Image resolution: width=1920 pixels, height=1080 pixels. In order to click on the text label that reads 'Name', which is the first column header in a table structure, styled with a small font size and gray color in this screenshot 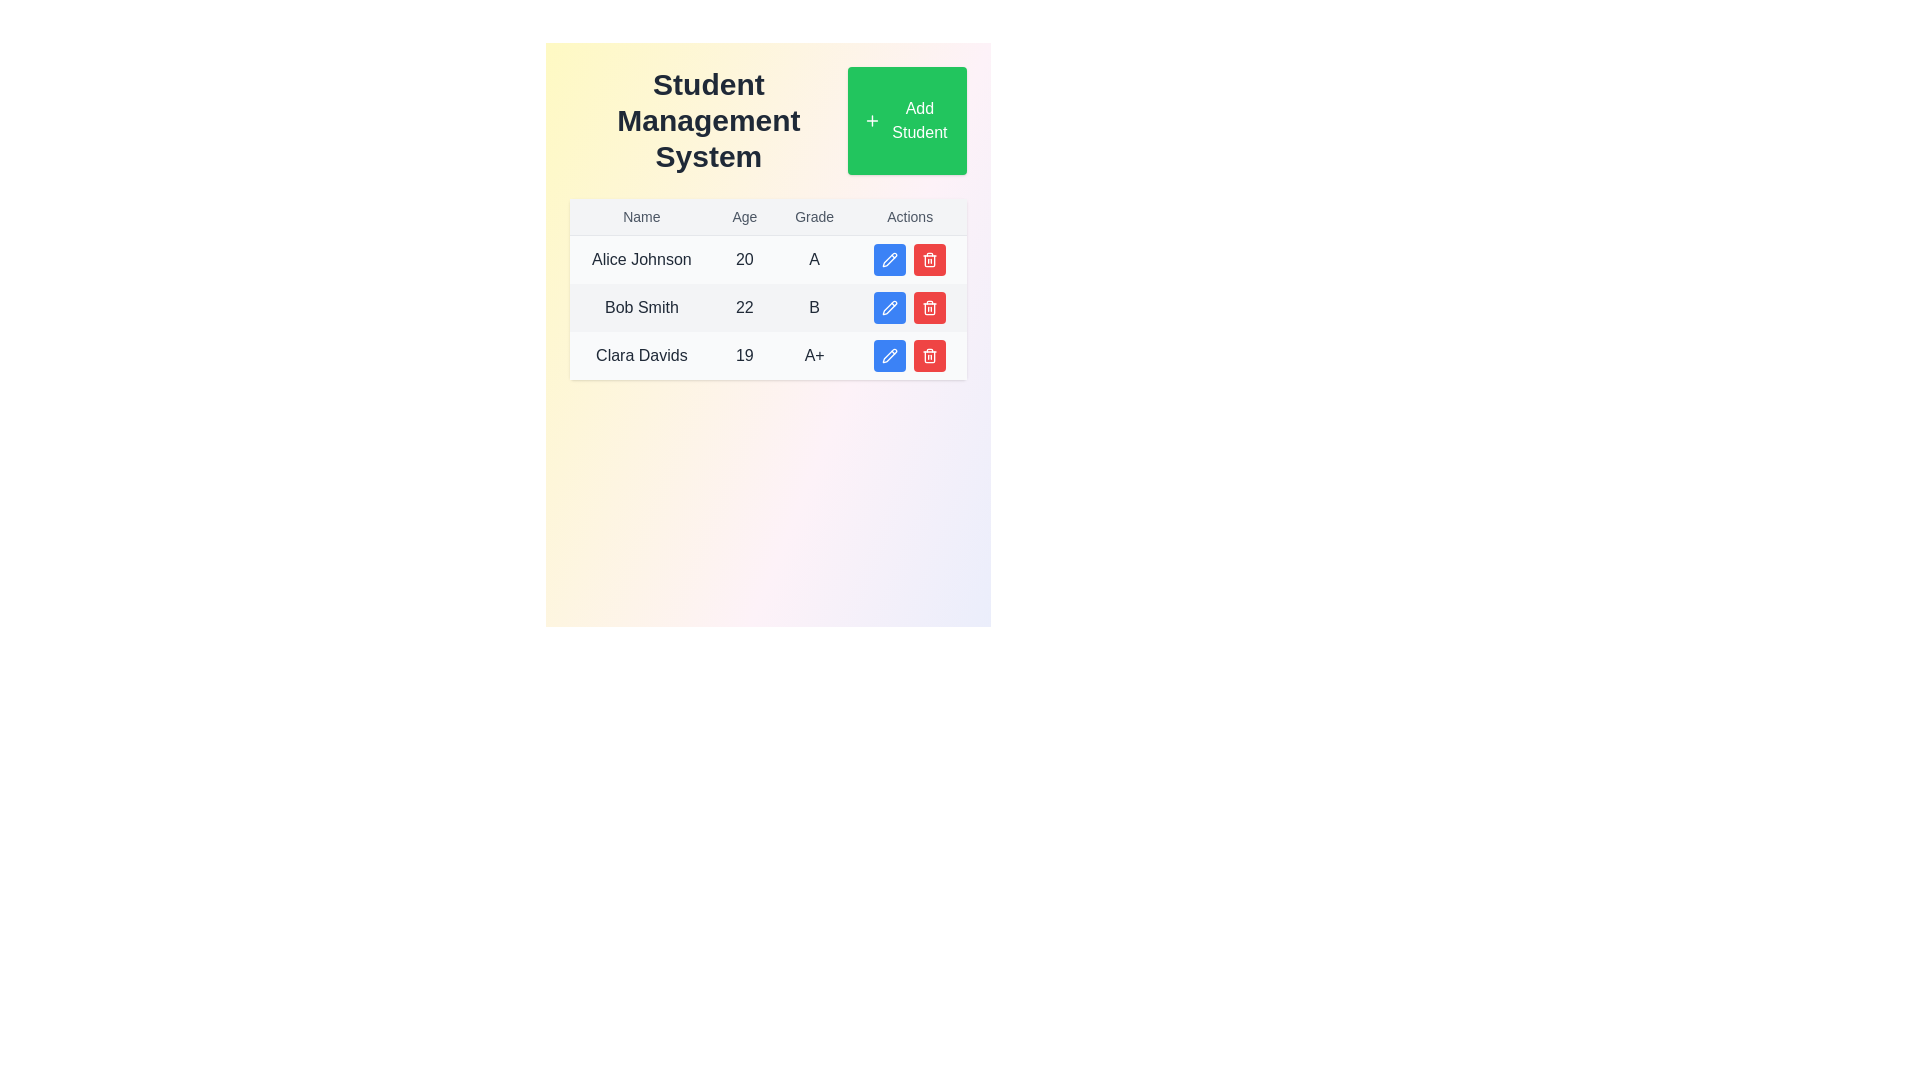, I will do `click(641, 217)`.